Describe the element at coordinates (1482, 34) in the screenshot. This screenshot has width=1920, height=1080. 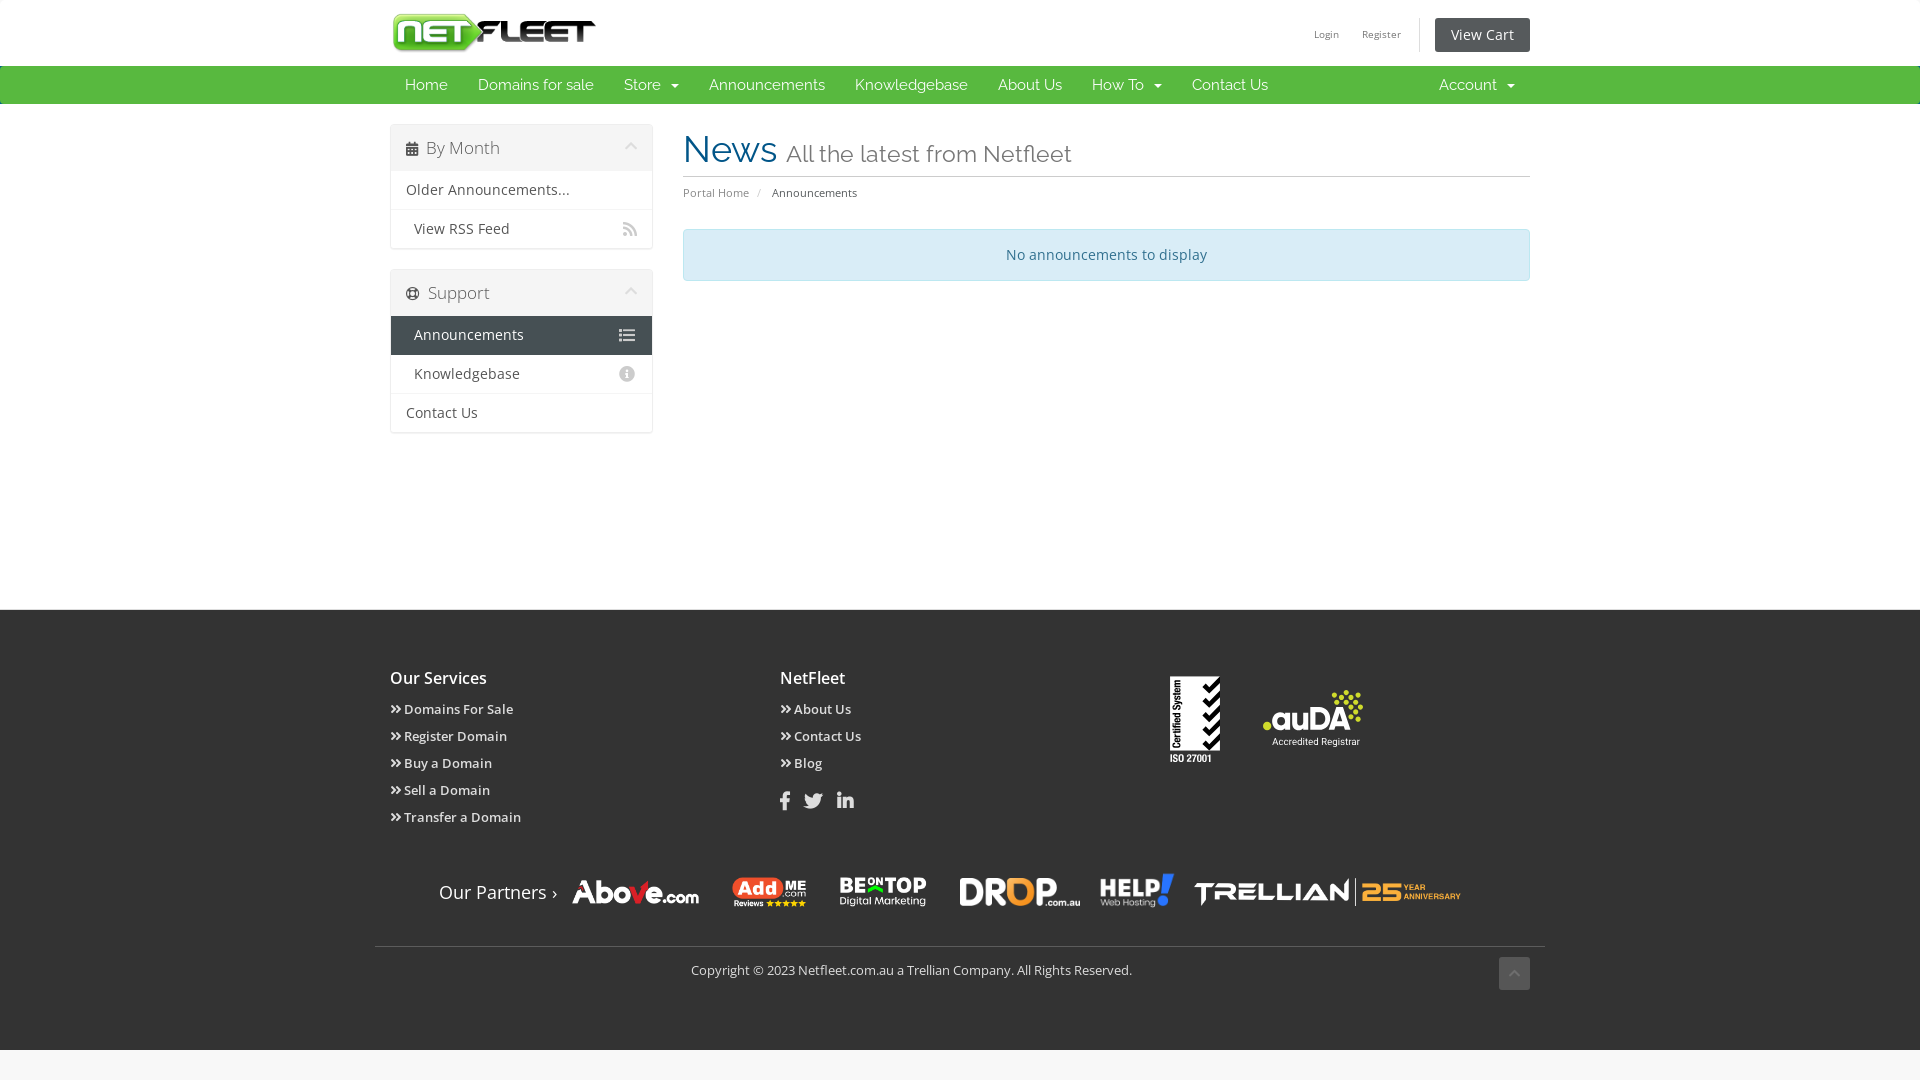
I see `'View Cart'` at that location.